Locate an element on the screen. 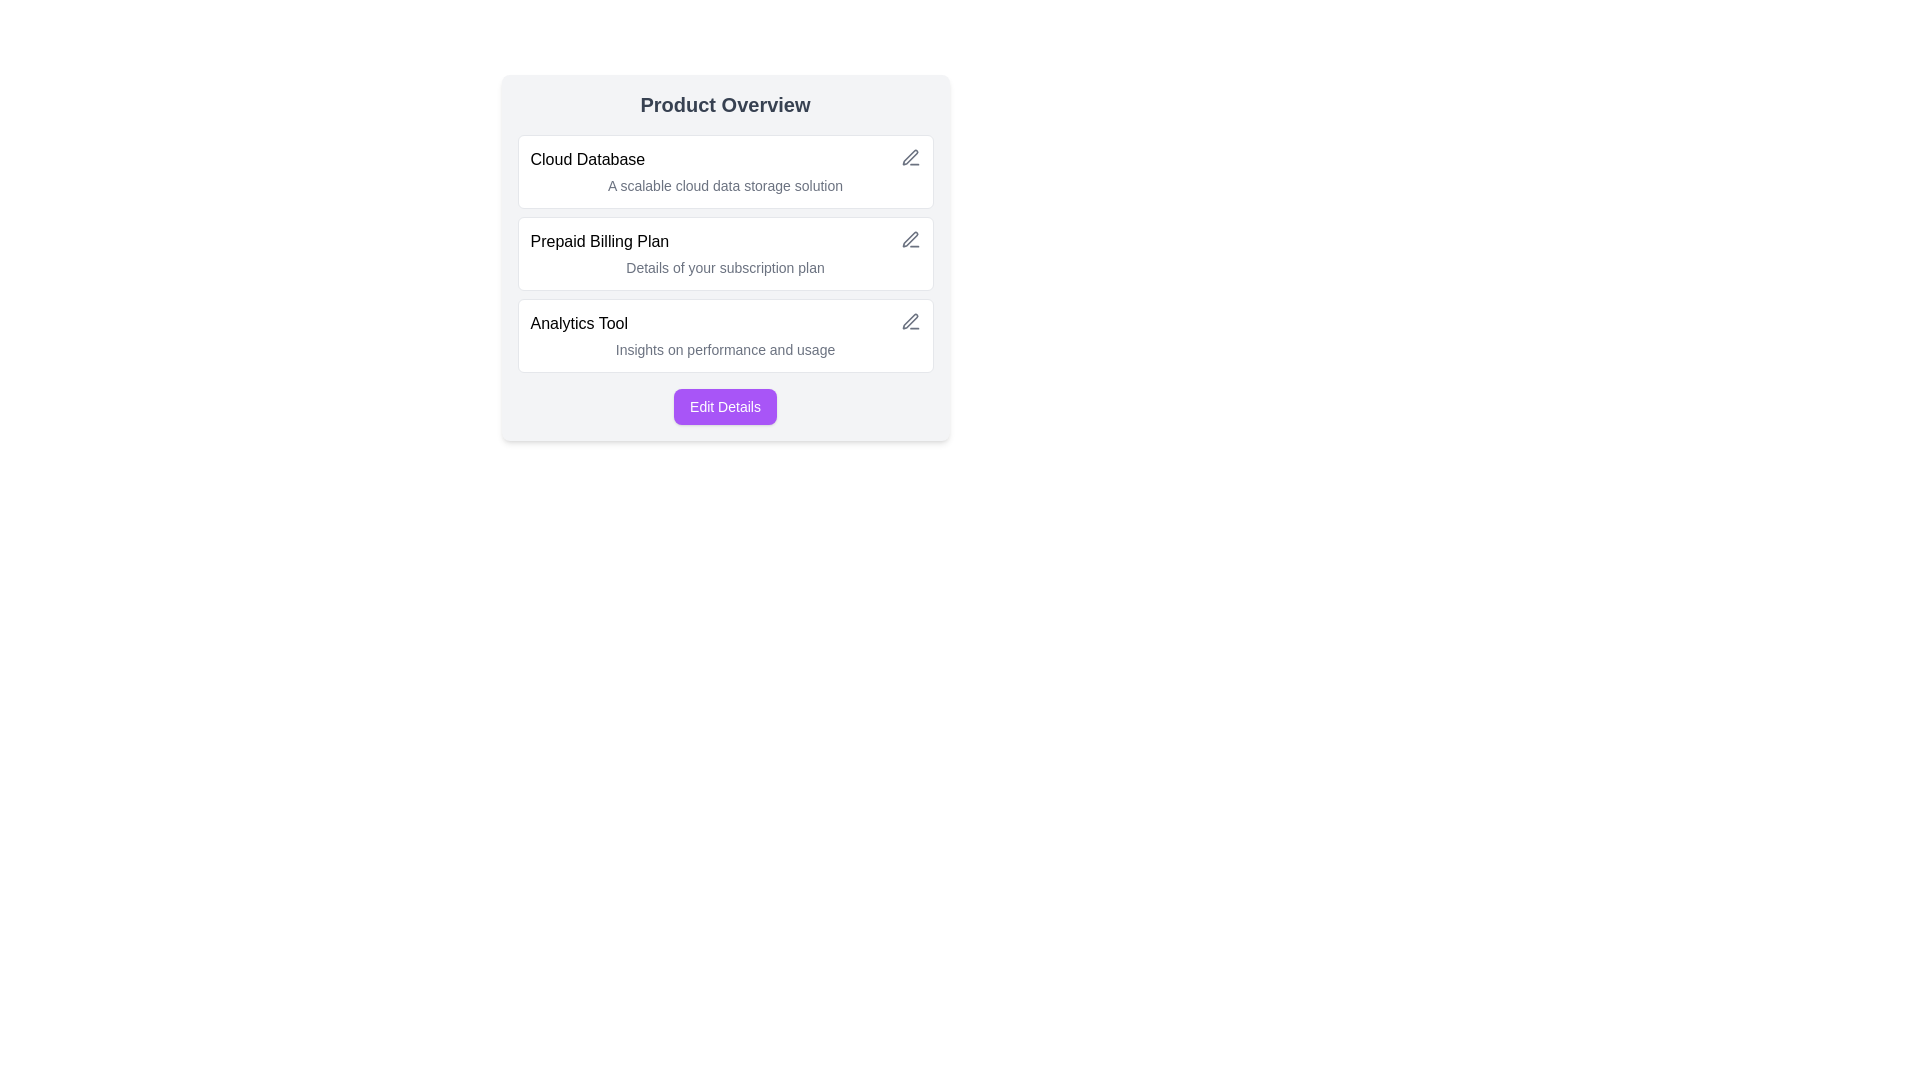 The image size is (1920, 1080). the second informational card displaying details about the prepaid billing subscription plan, located centrally within the panel is located at coordinates (724, 253).